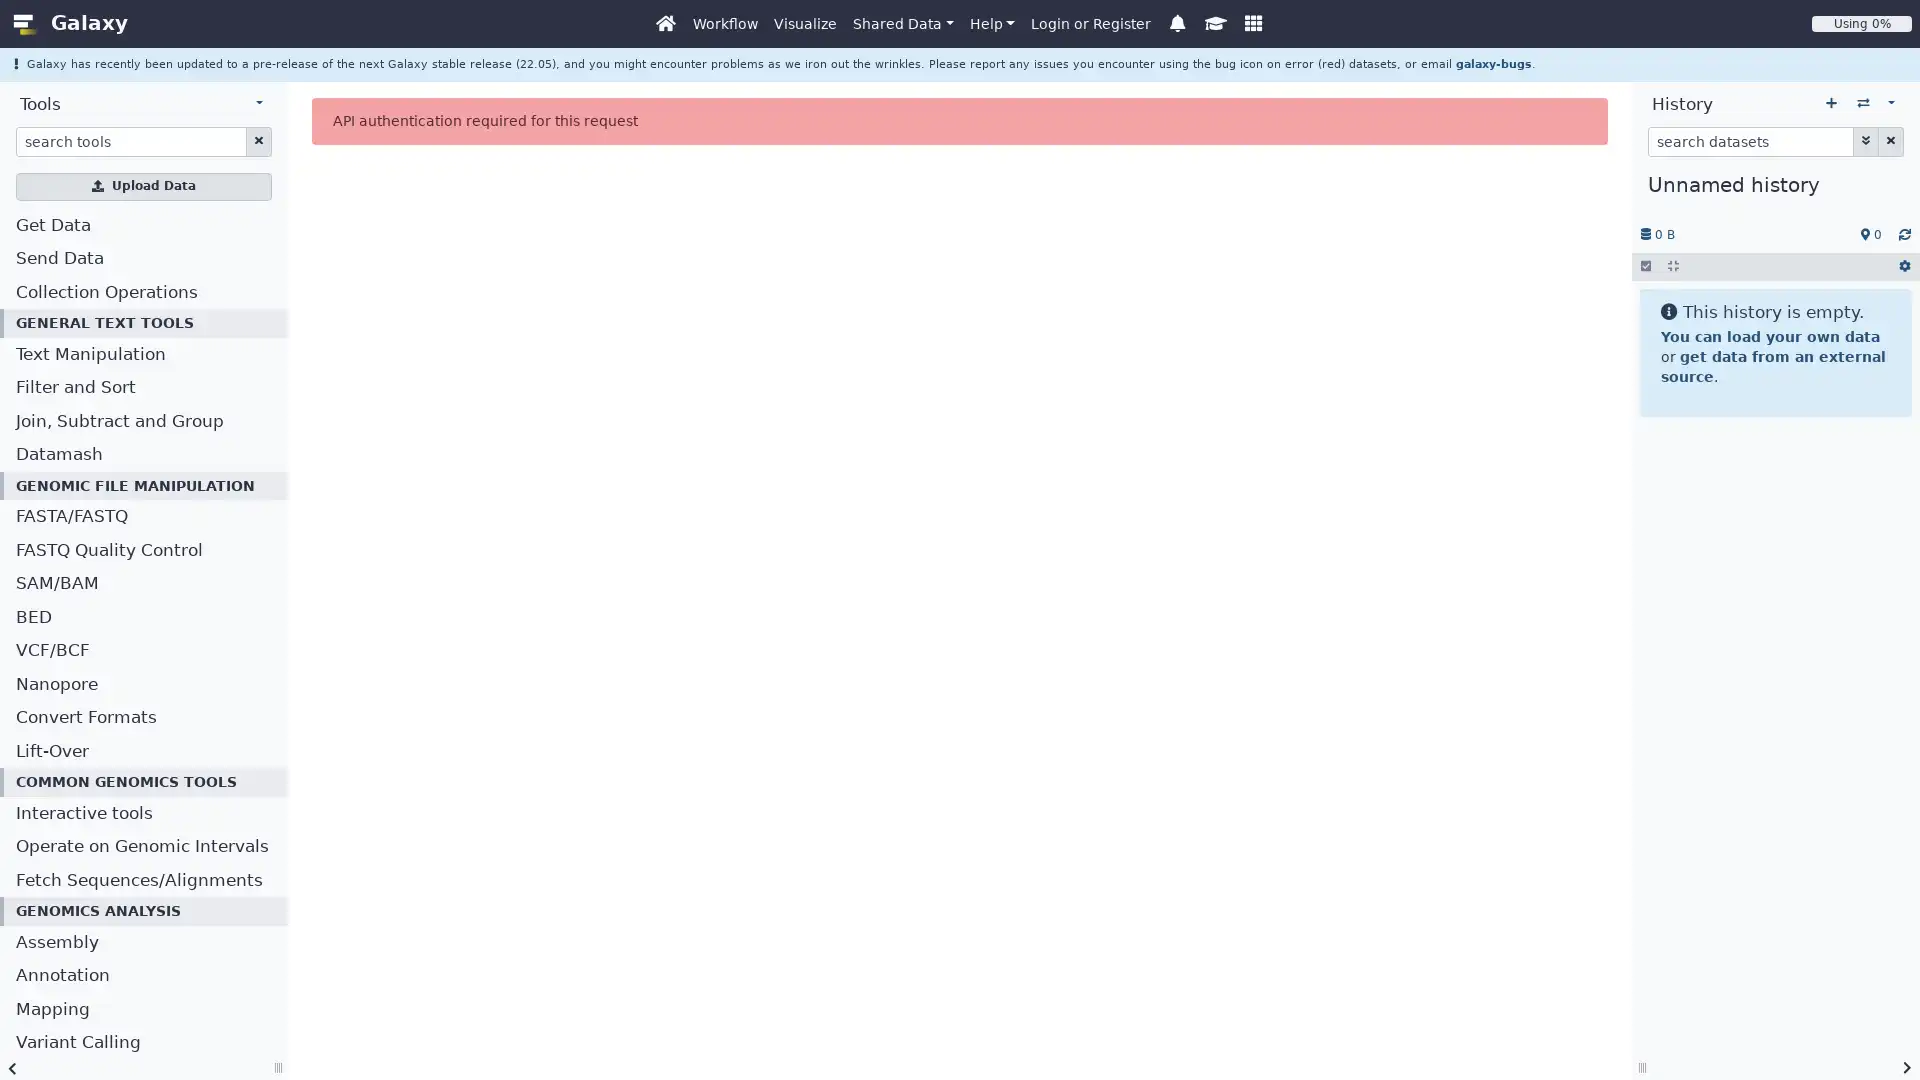 The height and width of the screenshot is (1080, 1920). I want to click on Collapse Items, so click(1673, 265).